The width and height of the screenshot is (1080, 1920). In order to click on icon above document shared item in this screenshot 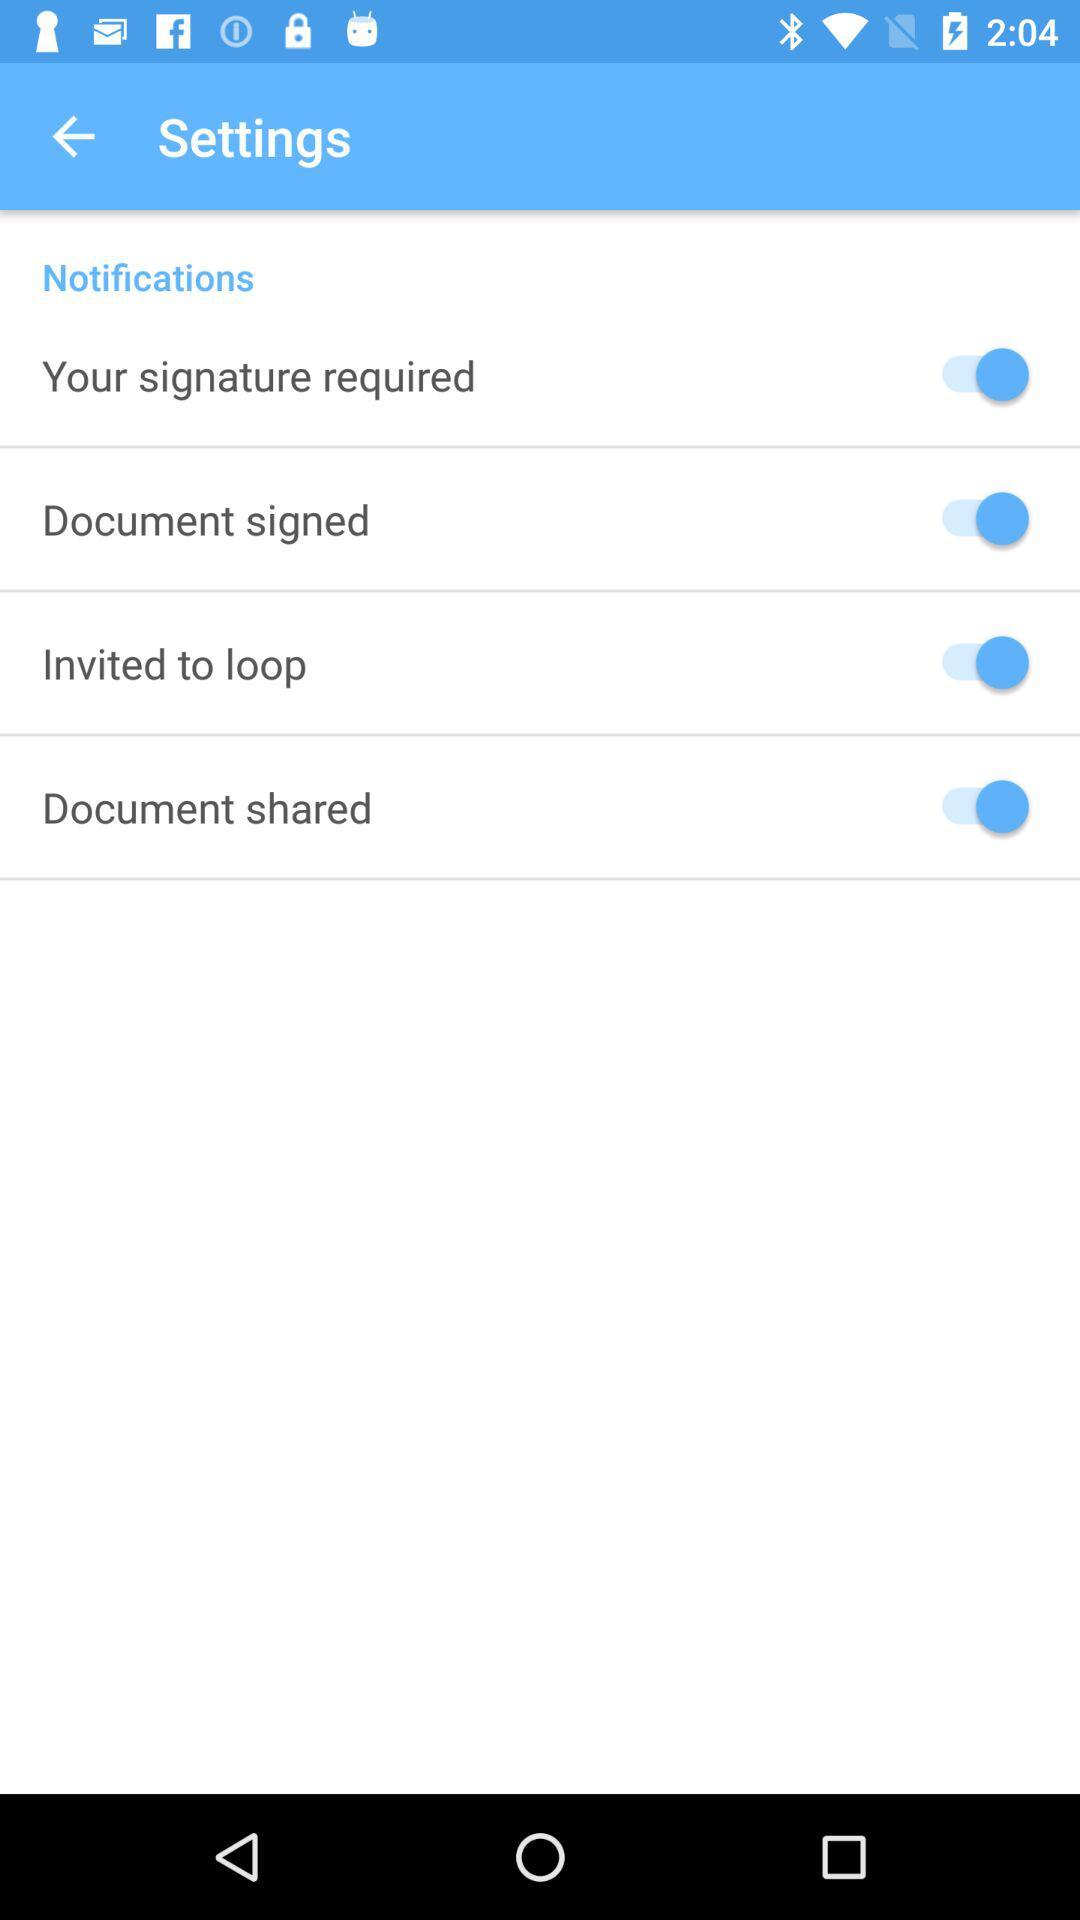, I will do `click(173, 662)`.